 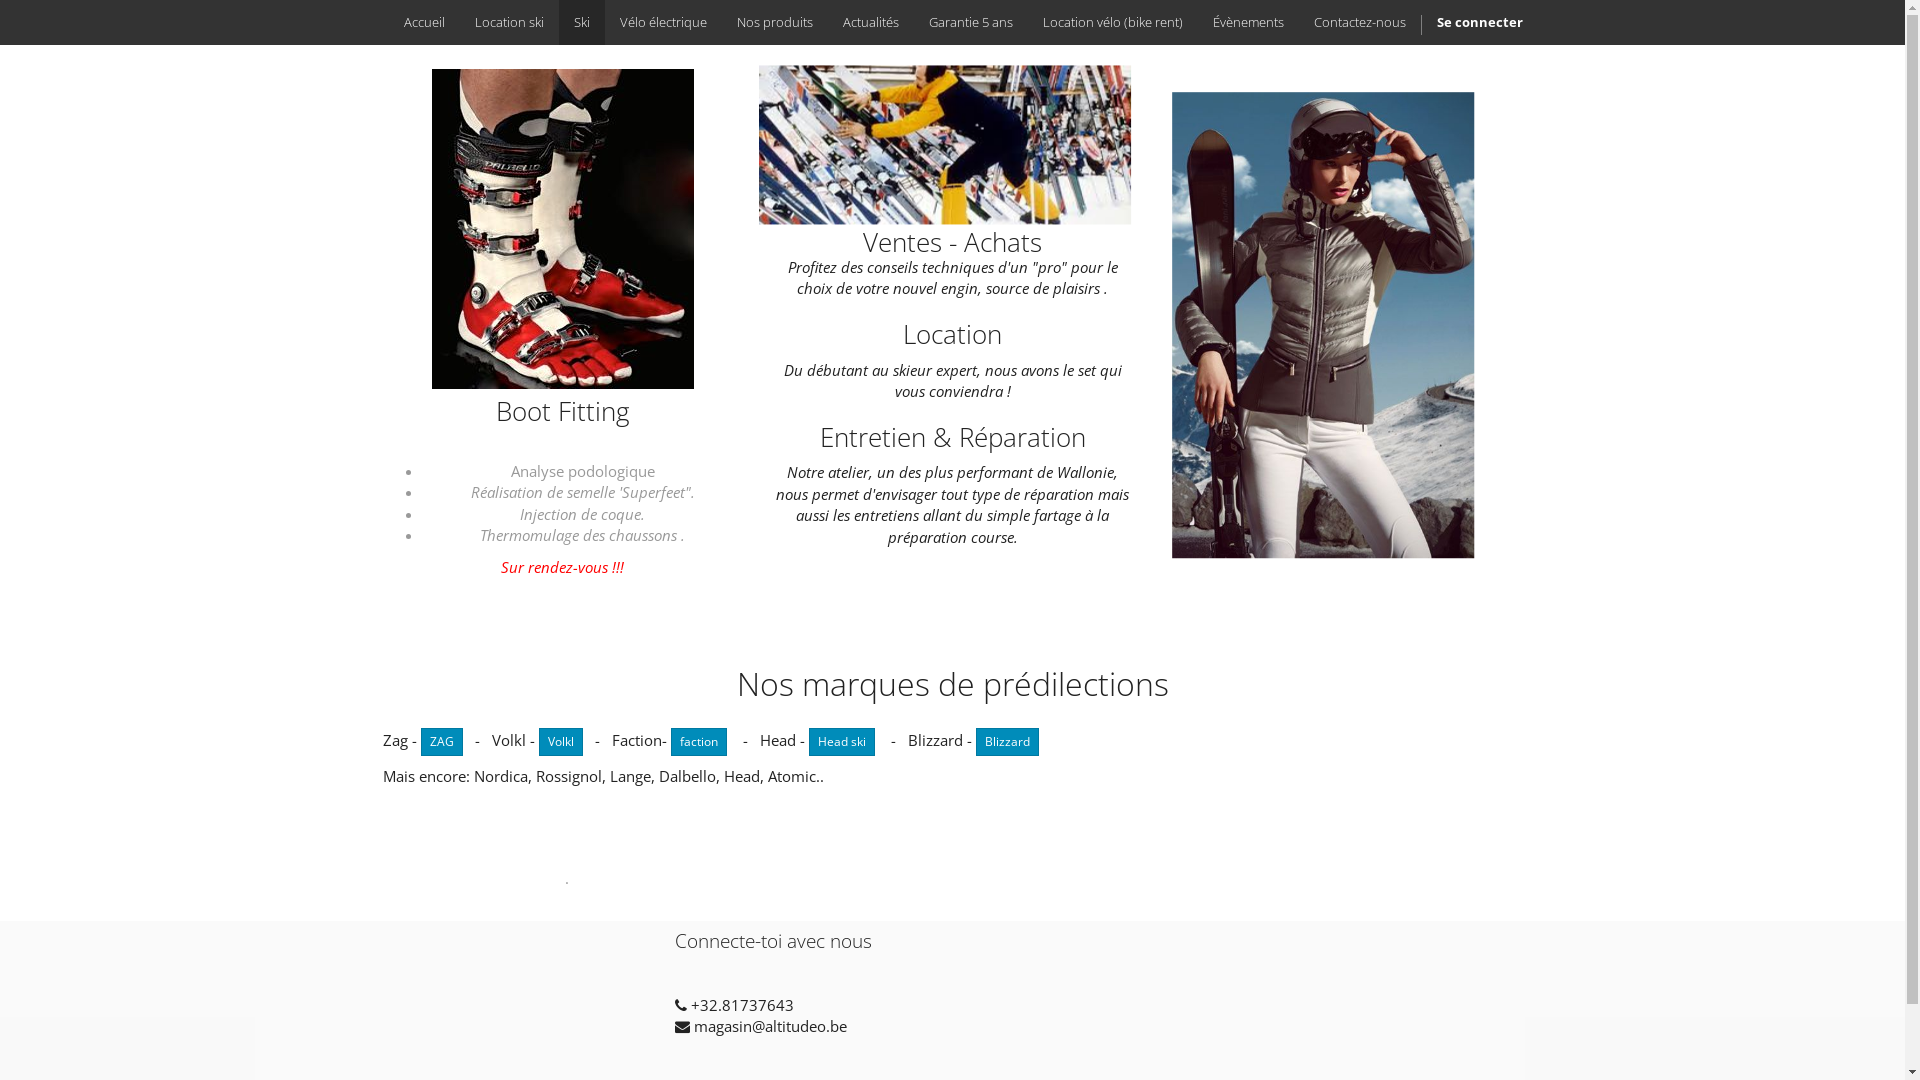 What do you see at coordinates (840, 741) in the screenshot?
I see `'Head ski'` at bounding box center [840, 741].